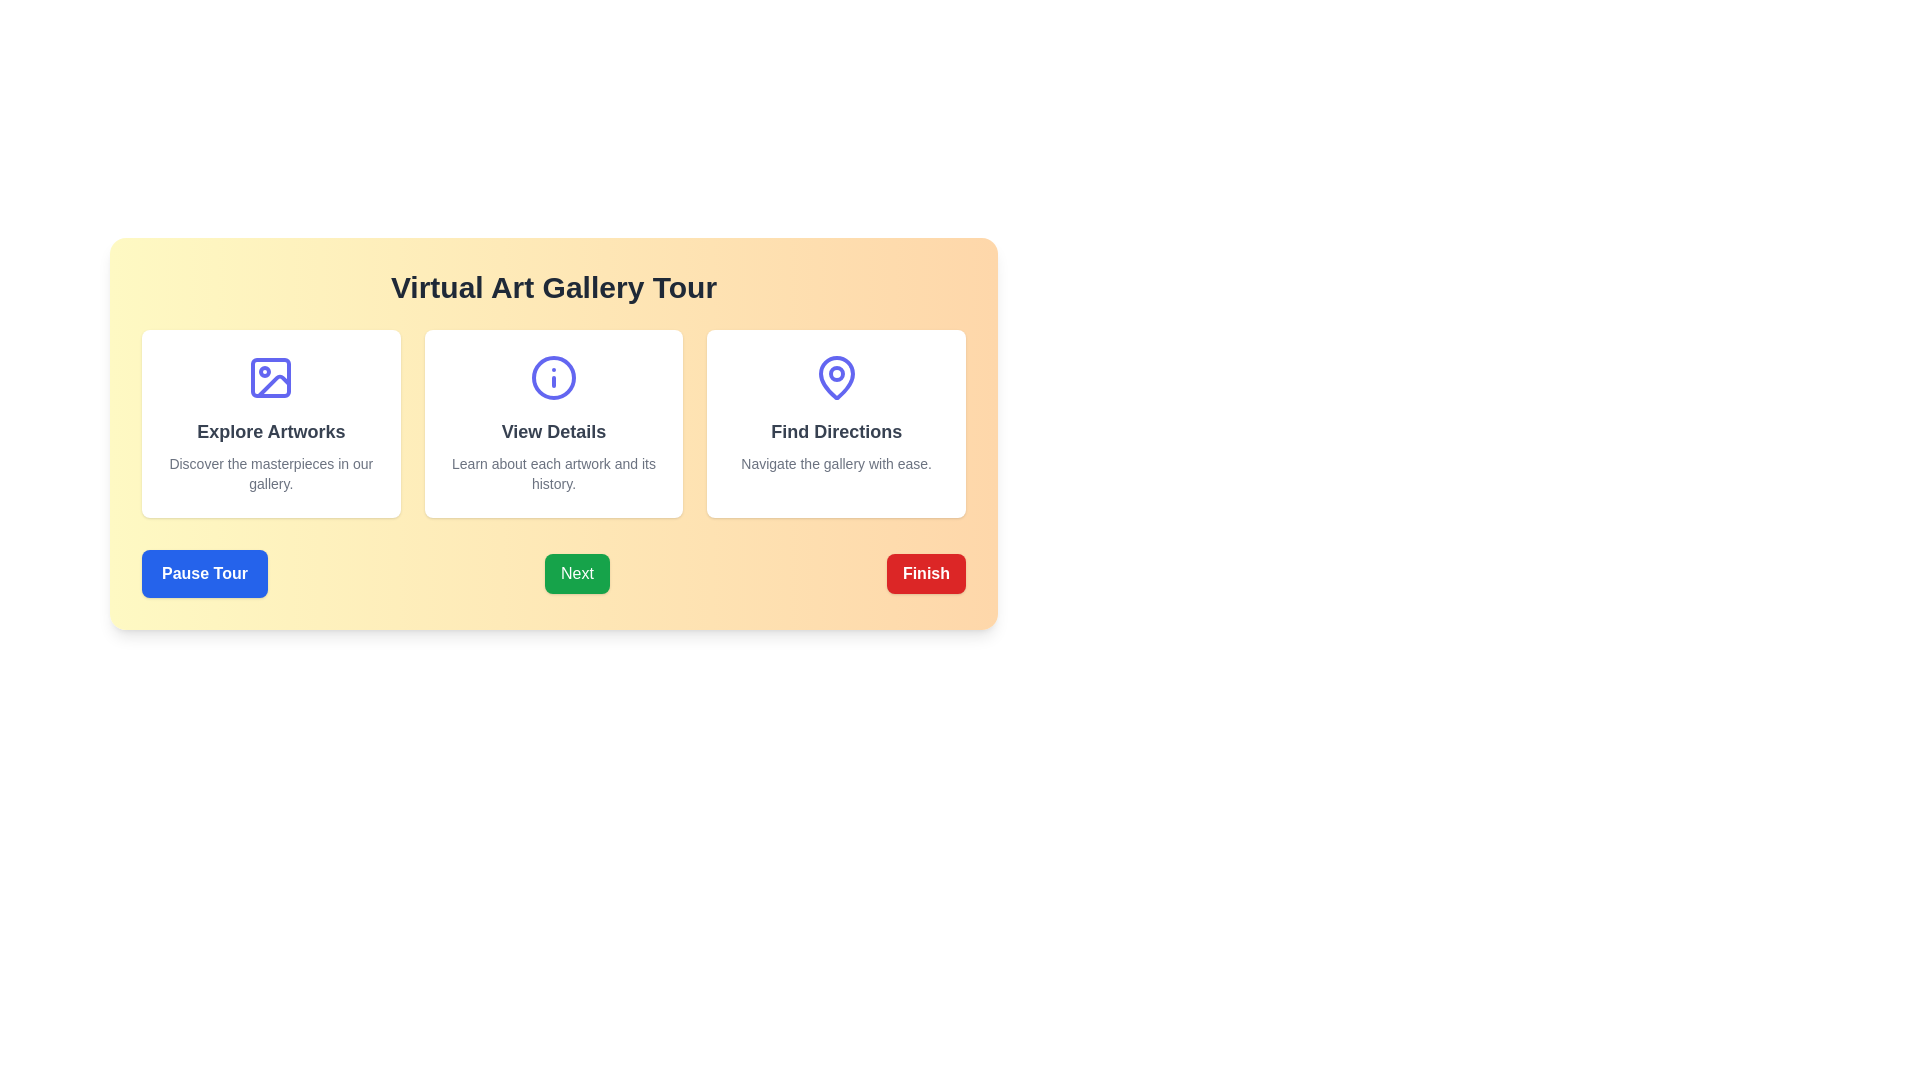 This screenshot has width=1920, height=1080. I want to click on static text displaying the phrase 'Navigate the gallery with ease.' which is styled with gray color and is located below the title 'Find Directions' in the rightmost panel, so click(836, 463).